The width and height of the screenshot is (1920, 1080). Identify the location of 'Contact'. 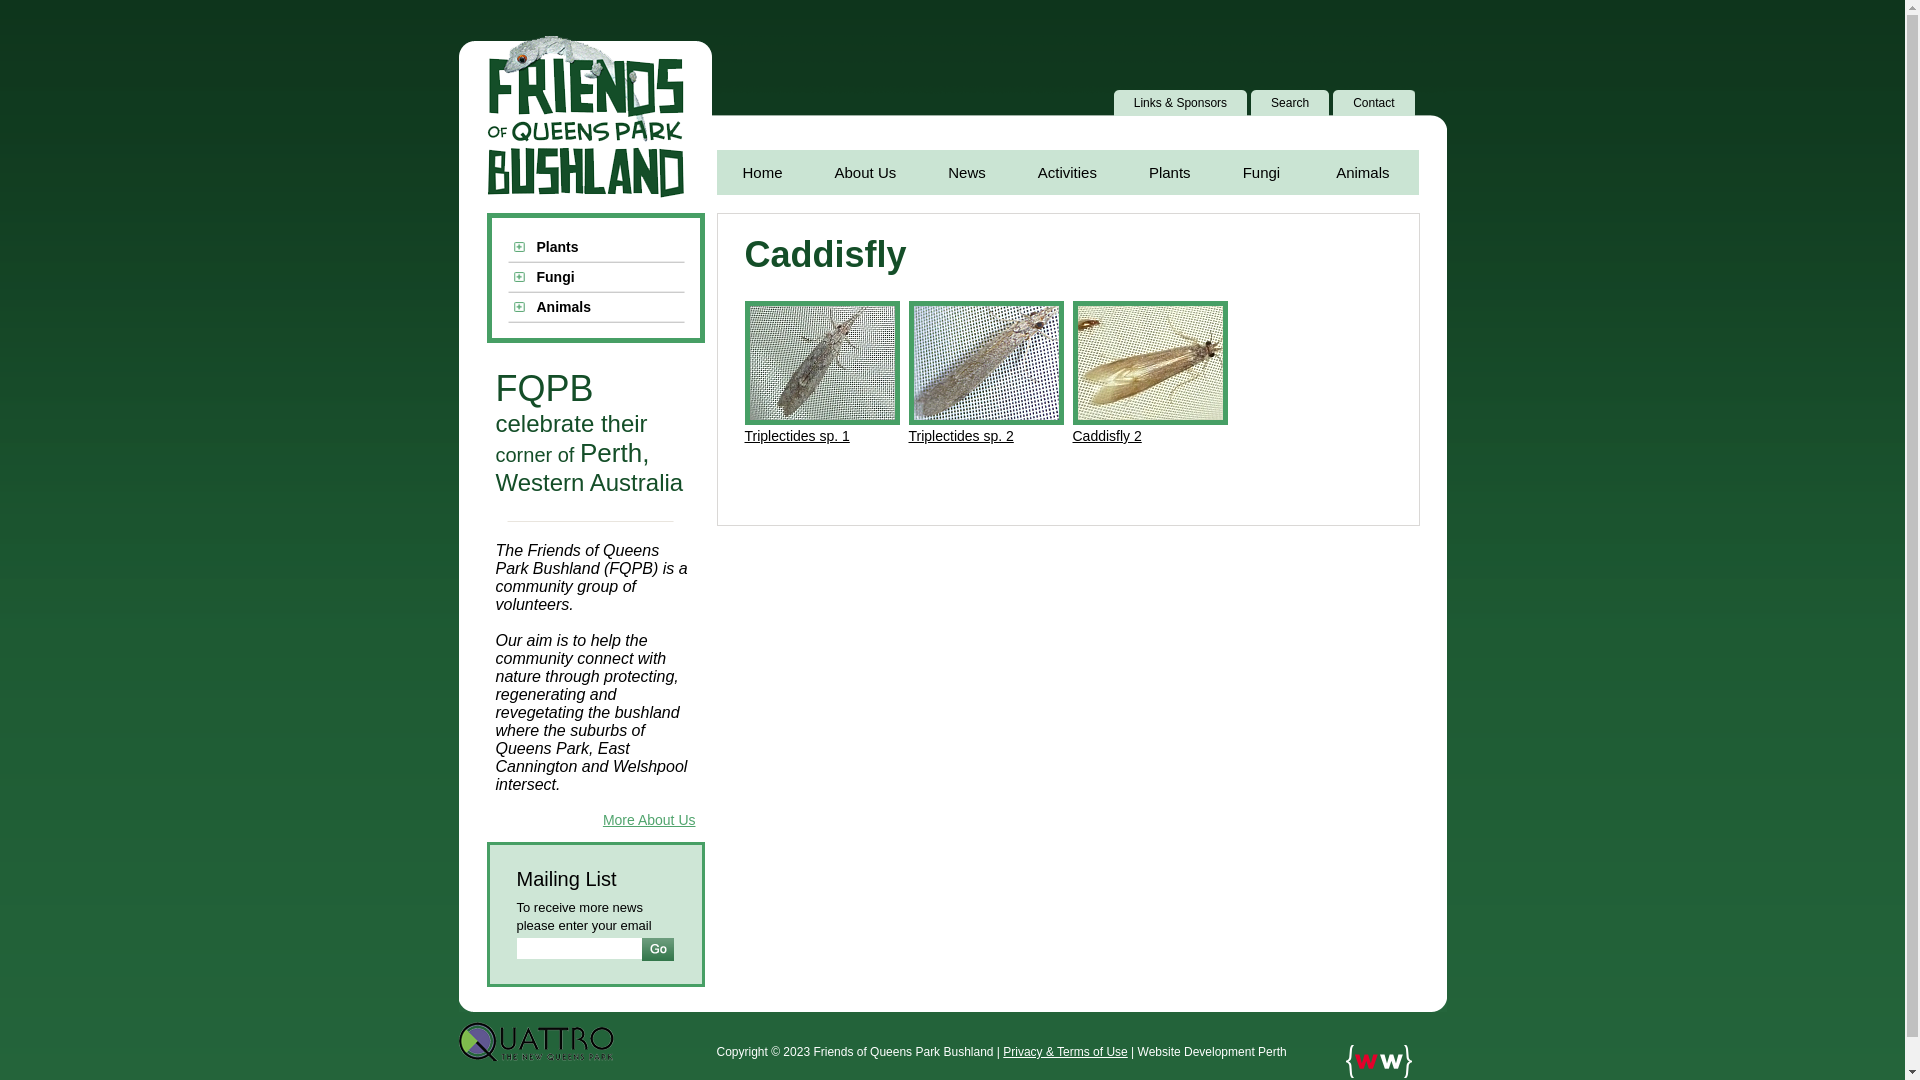
(1376, 103).